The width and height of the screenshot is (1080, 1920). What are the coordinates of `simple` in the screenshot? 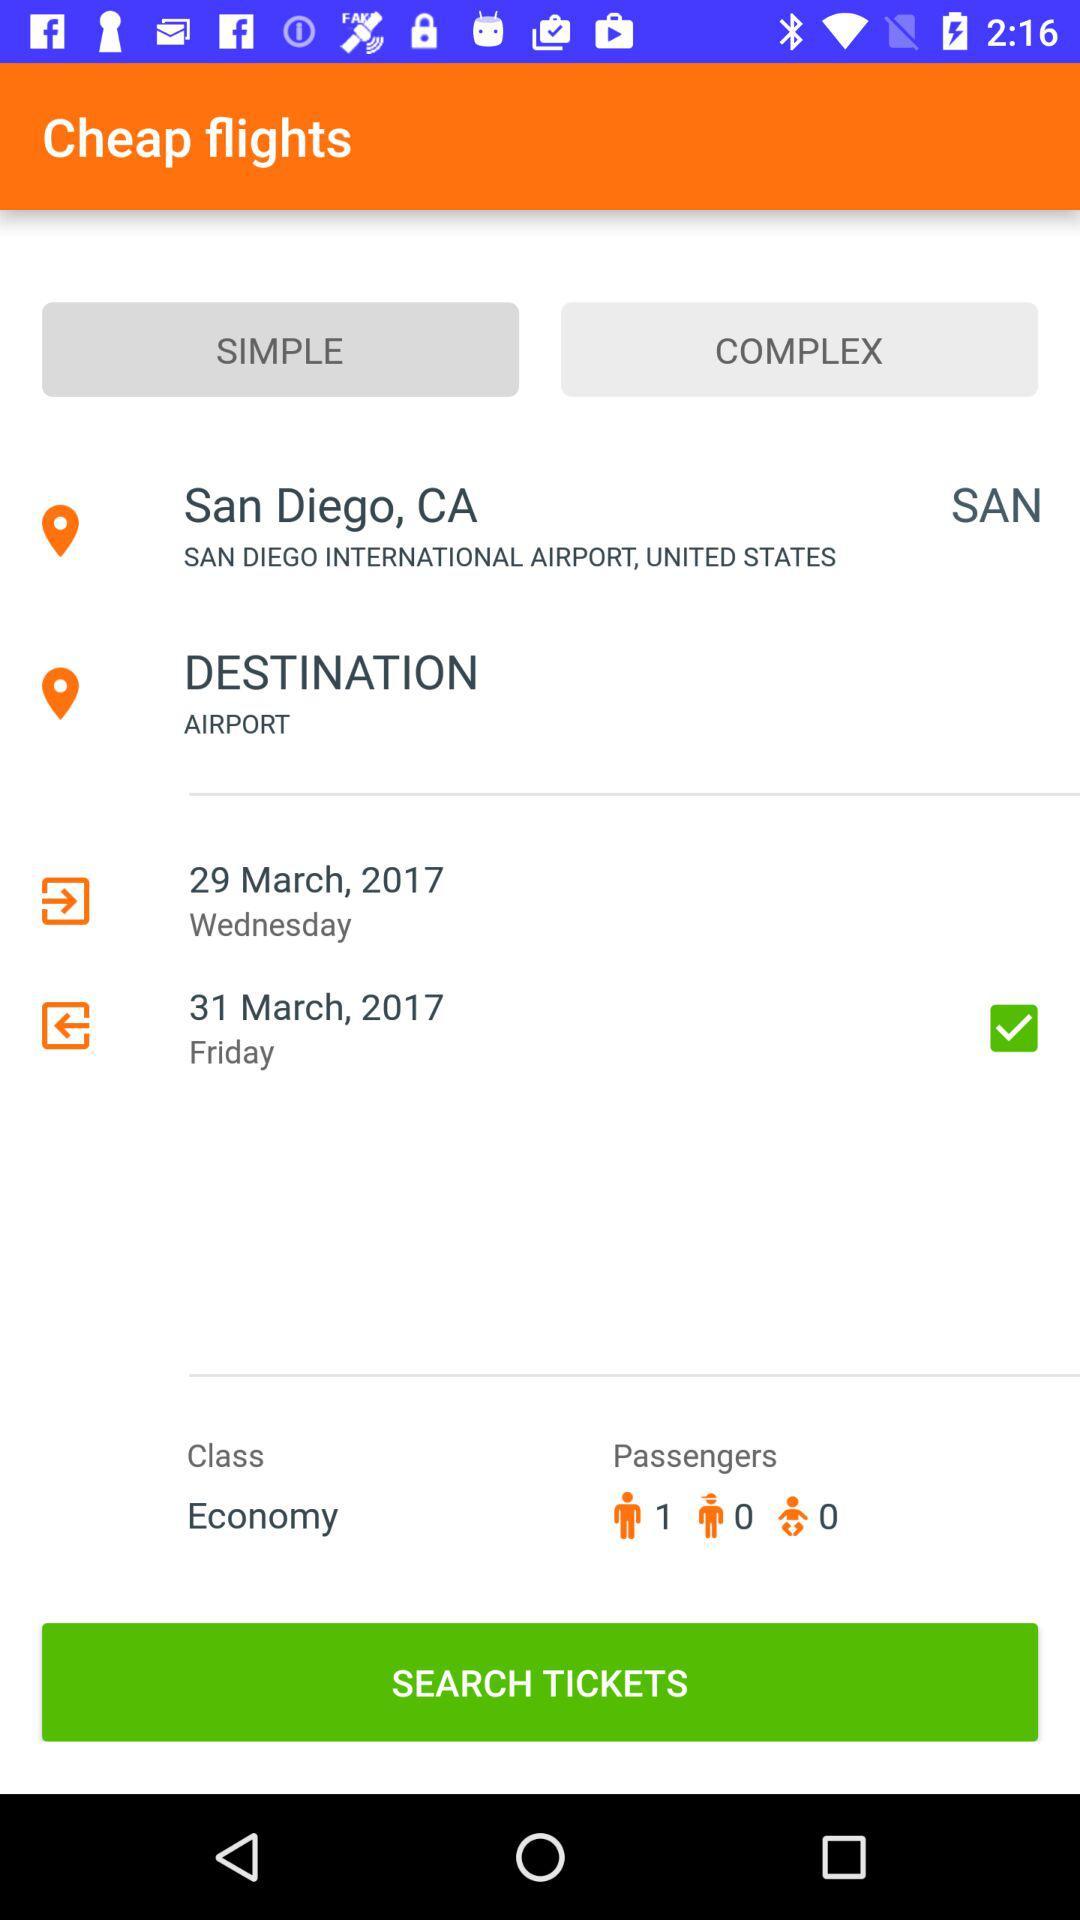 It's located at (280, 349).